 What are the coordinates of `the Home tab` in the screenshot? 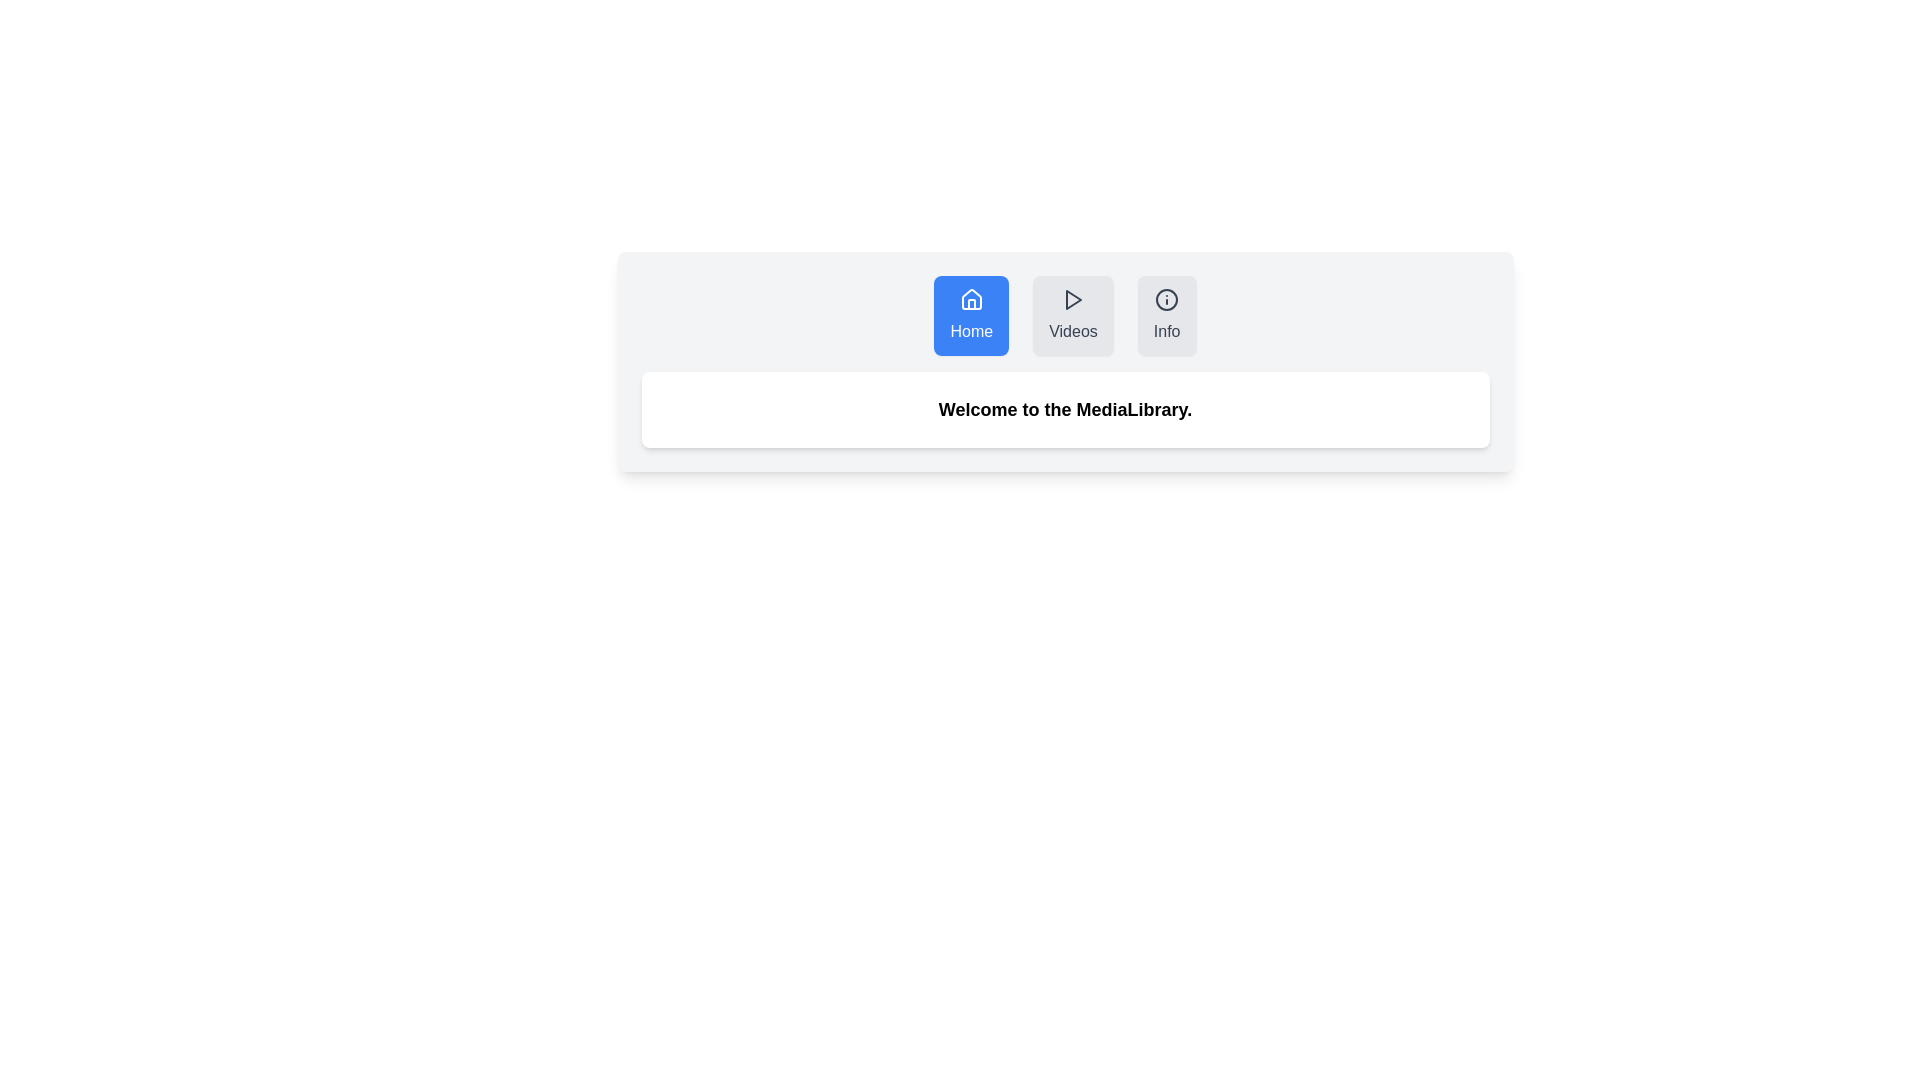 It's located at (971, 315).